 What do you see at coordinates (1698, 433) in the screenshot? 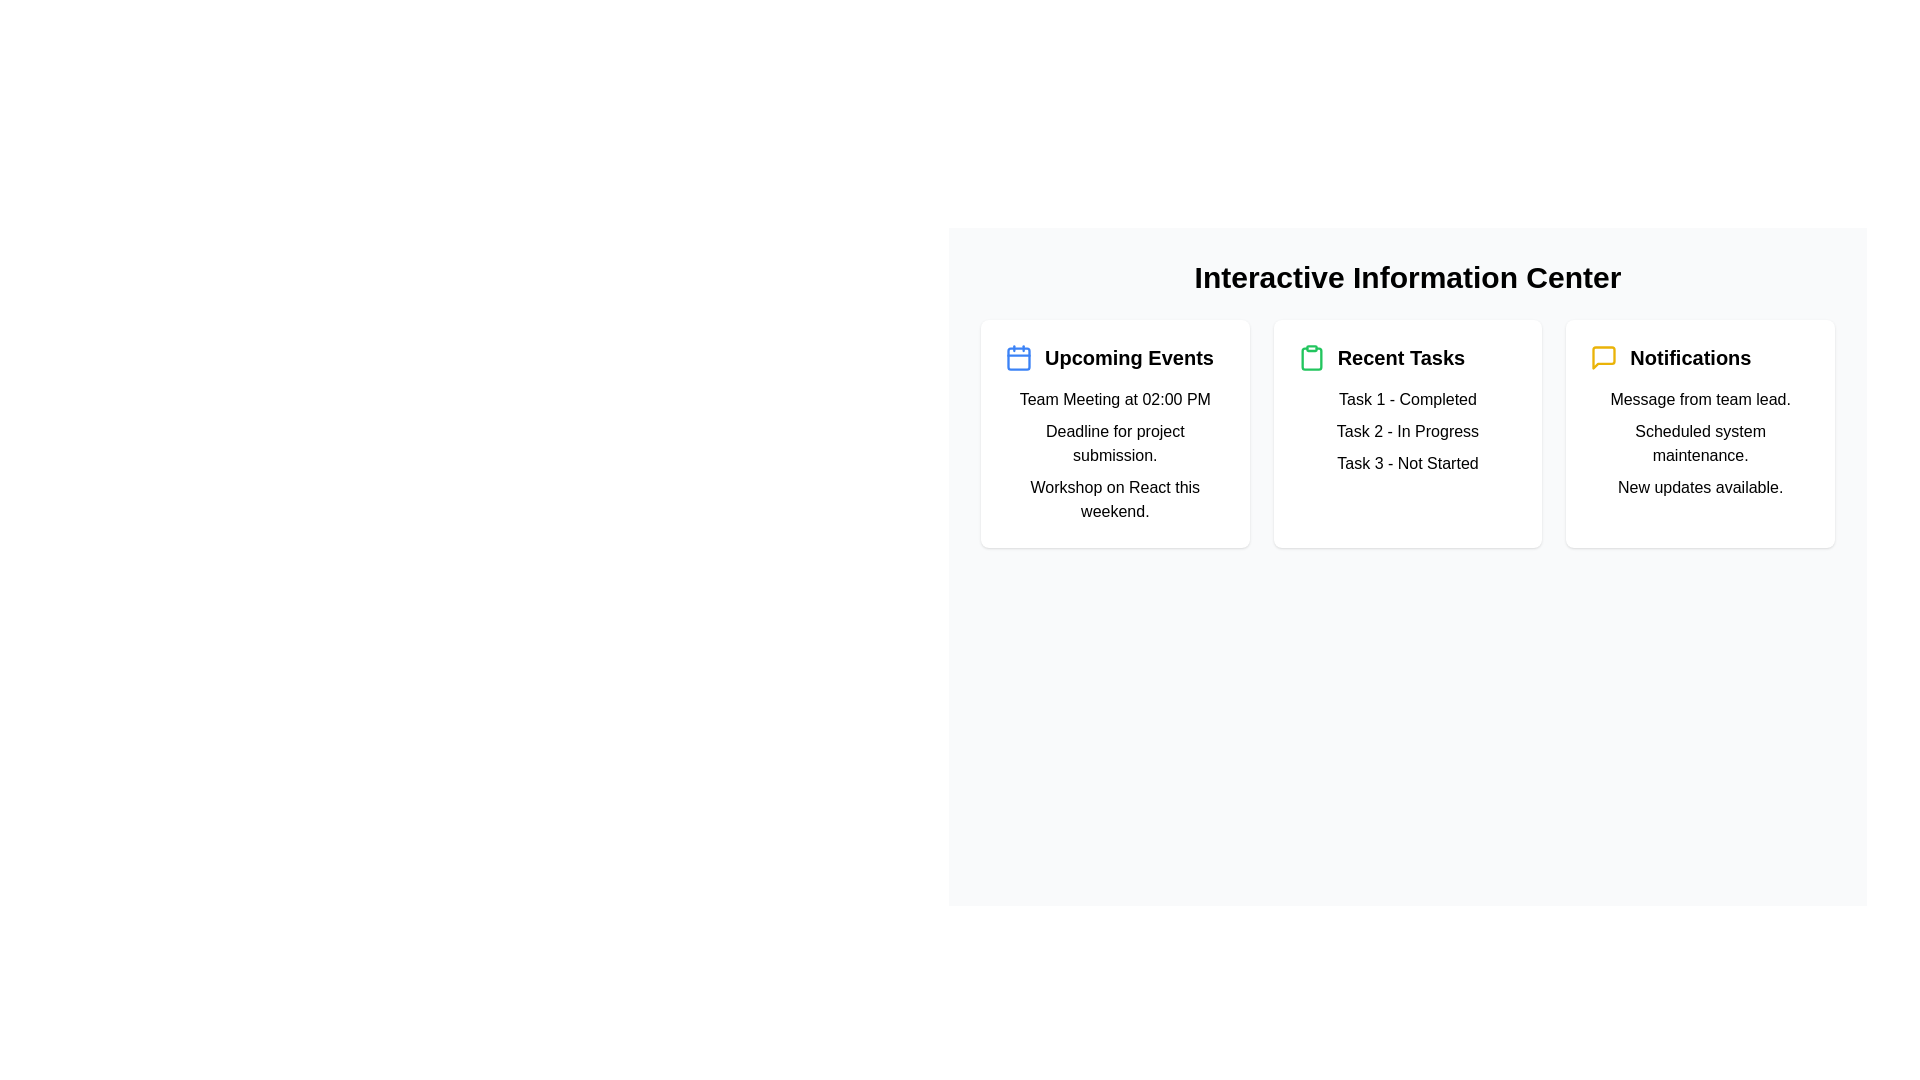
I see `a specific update in the Informational panel located in the rightmost column below the heading 'Interactive Information Center'` at bounding box center [1698, 433].